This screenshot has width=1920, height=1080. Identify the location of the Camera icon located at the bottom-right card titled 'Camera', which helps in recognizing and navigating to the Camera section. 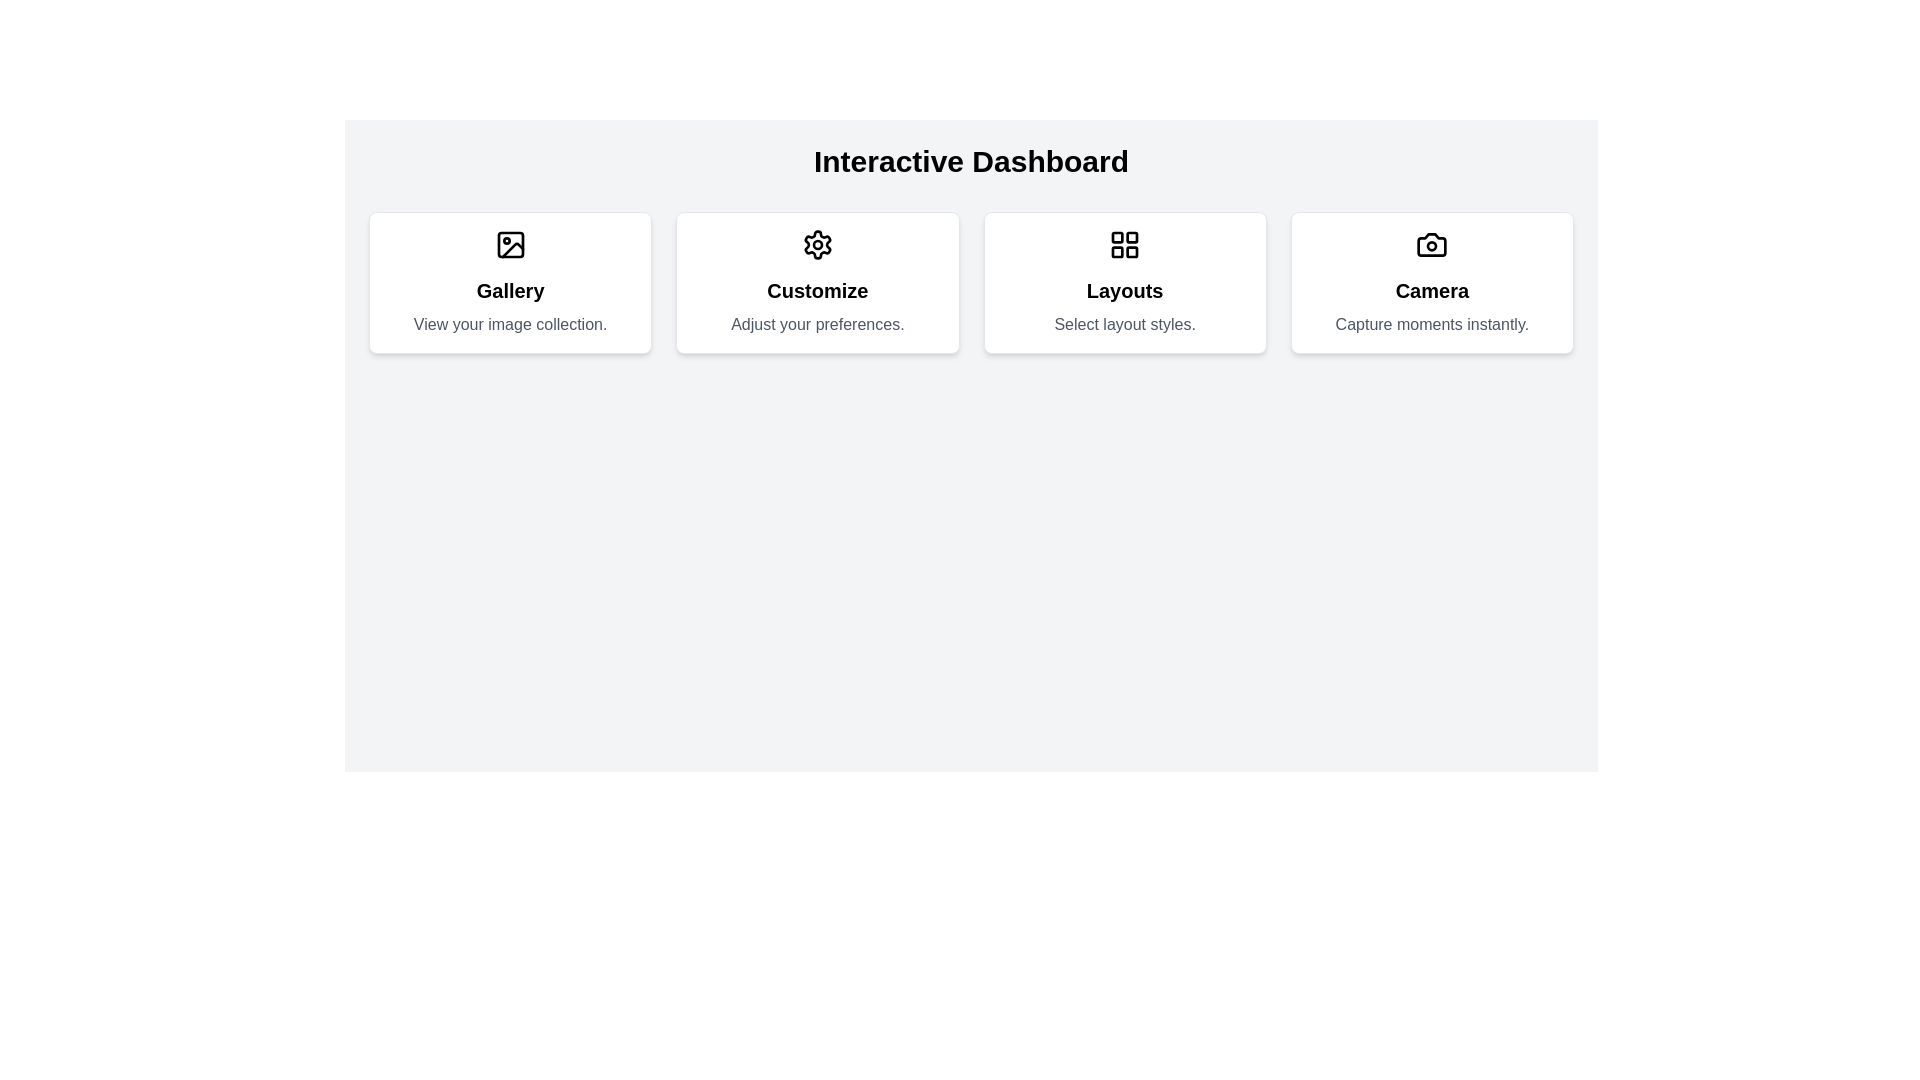
(1431, 244).